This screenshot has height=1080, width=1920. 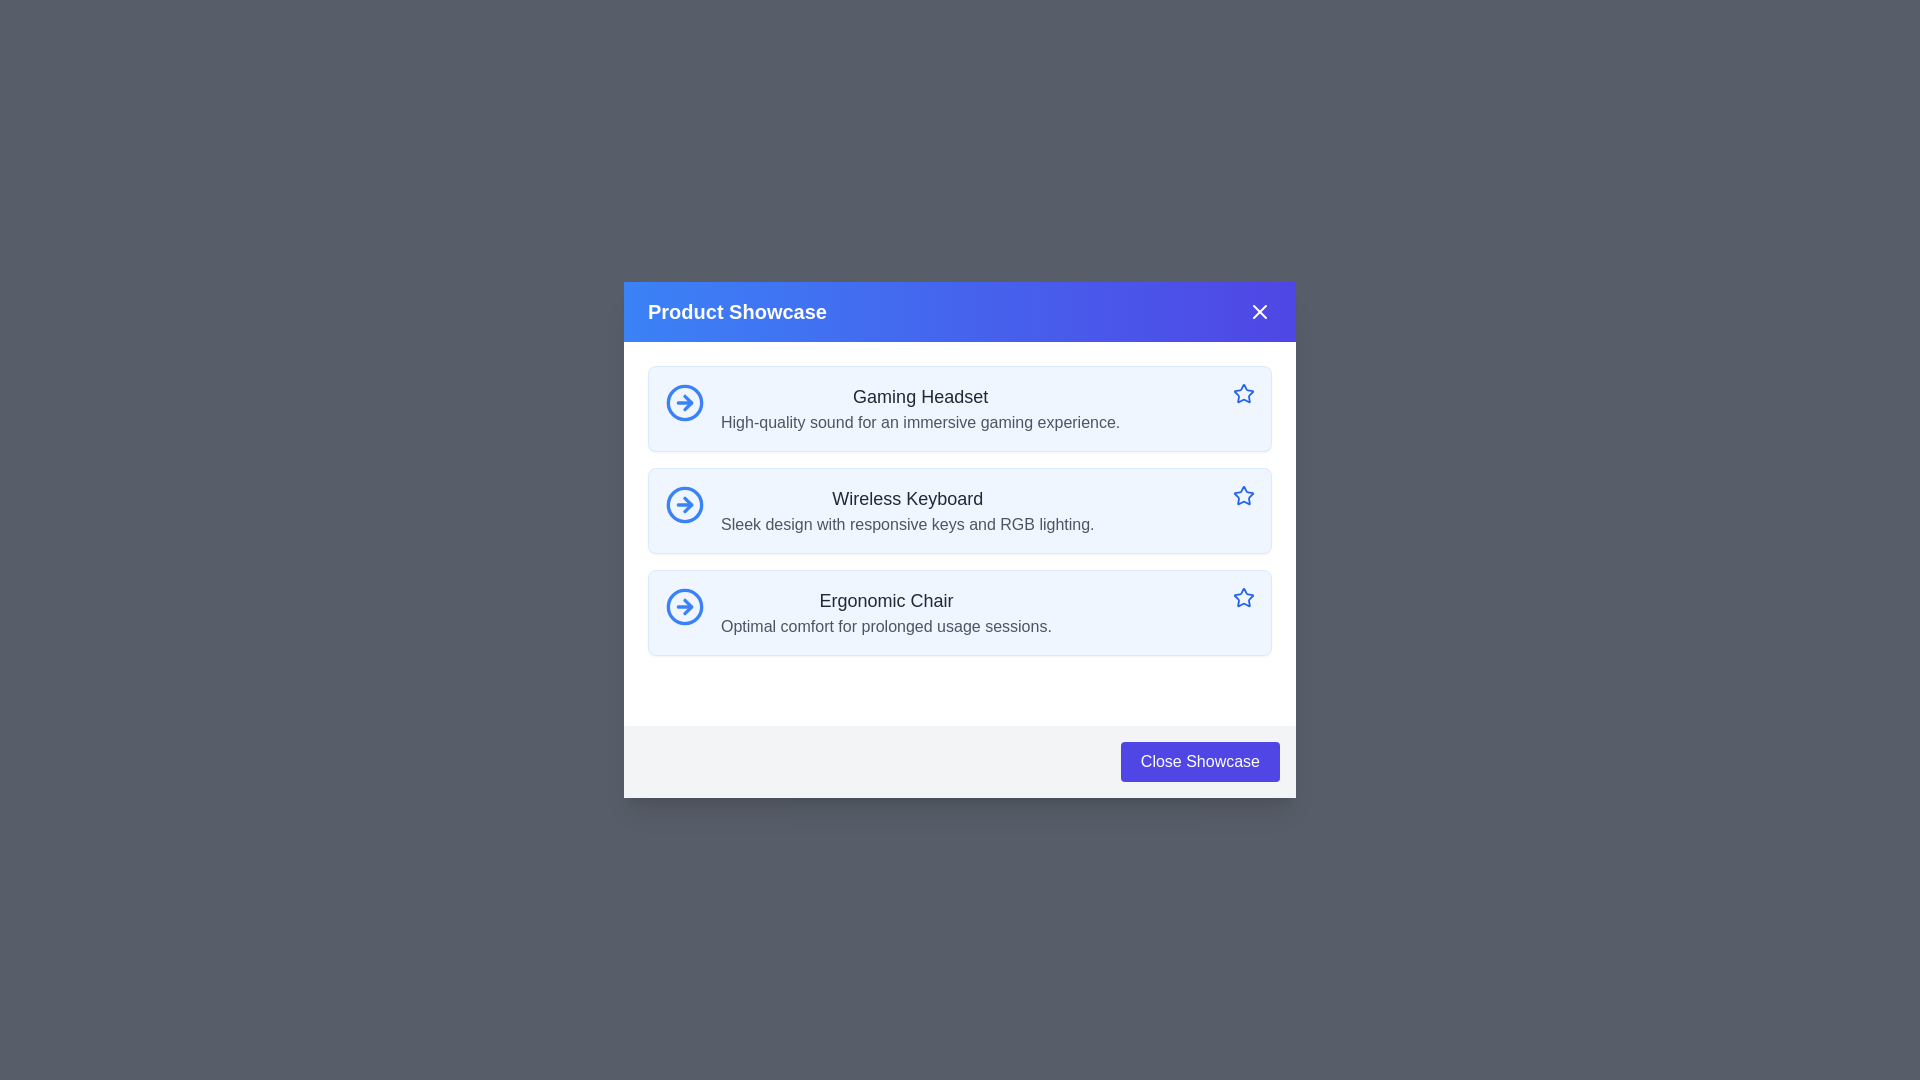 What do you see at coordinates (1200, 762) in the screenshot?
I see `the button with rounded edges that has a bold indigo background and white text reading 'Close Showcase'` at bounding box center [1200, 762].